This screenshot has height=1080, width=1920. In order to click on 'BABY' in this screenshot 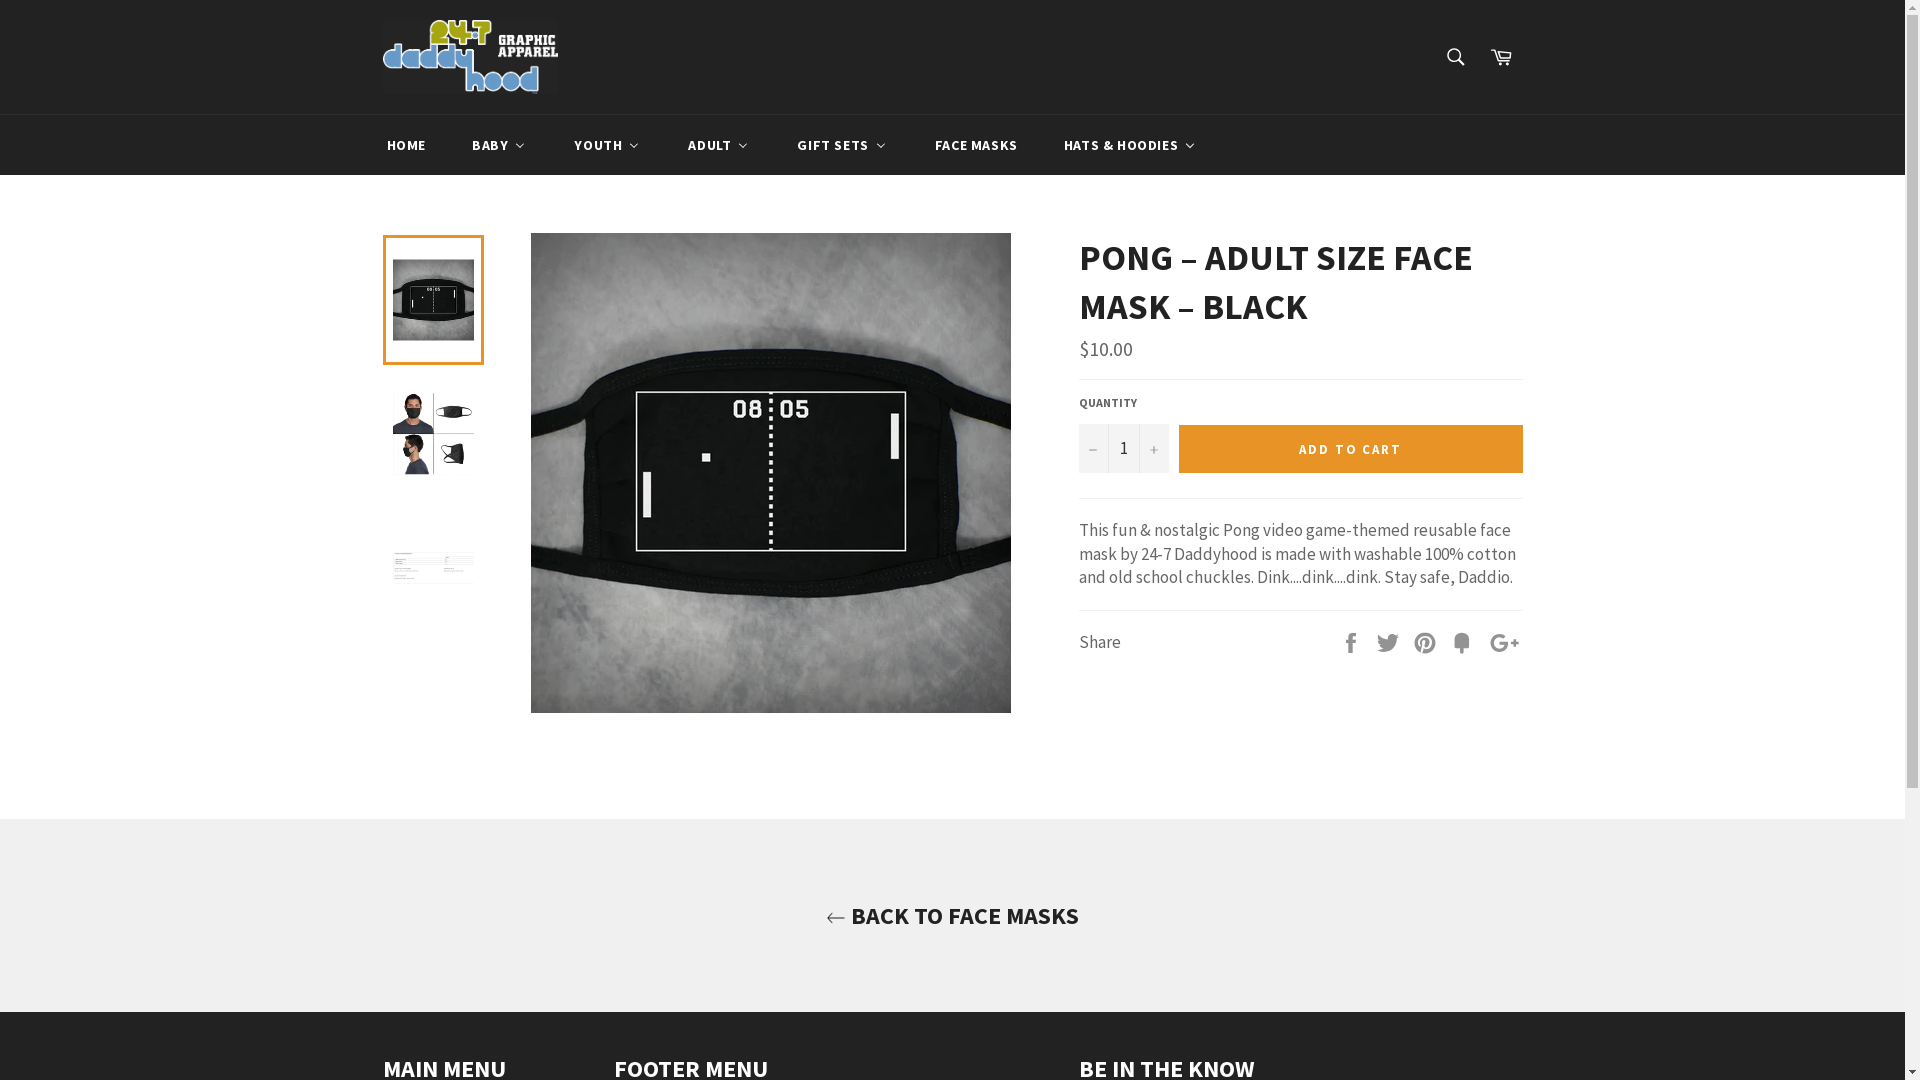, I will do `click(499, 144)`.